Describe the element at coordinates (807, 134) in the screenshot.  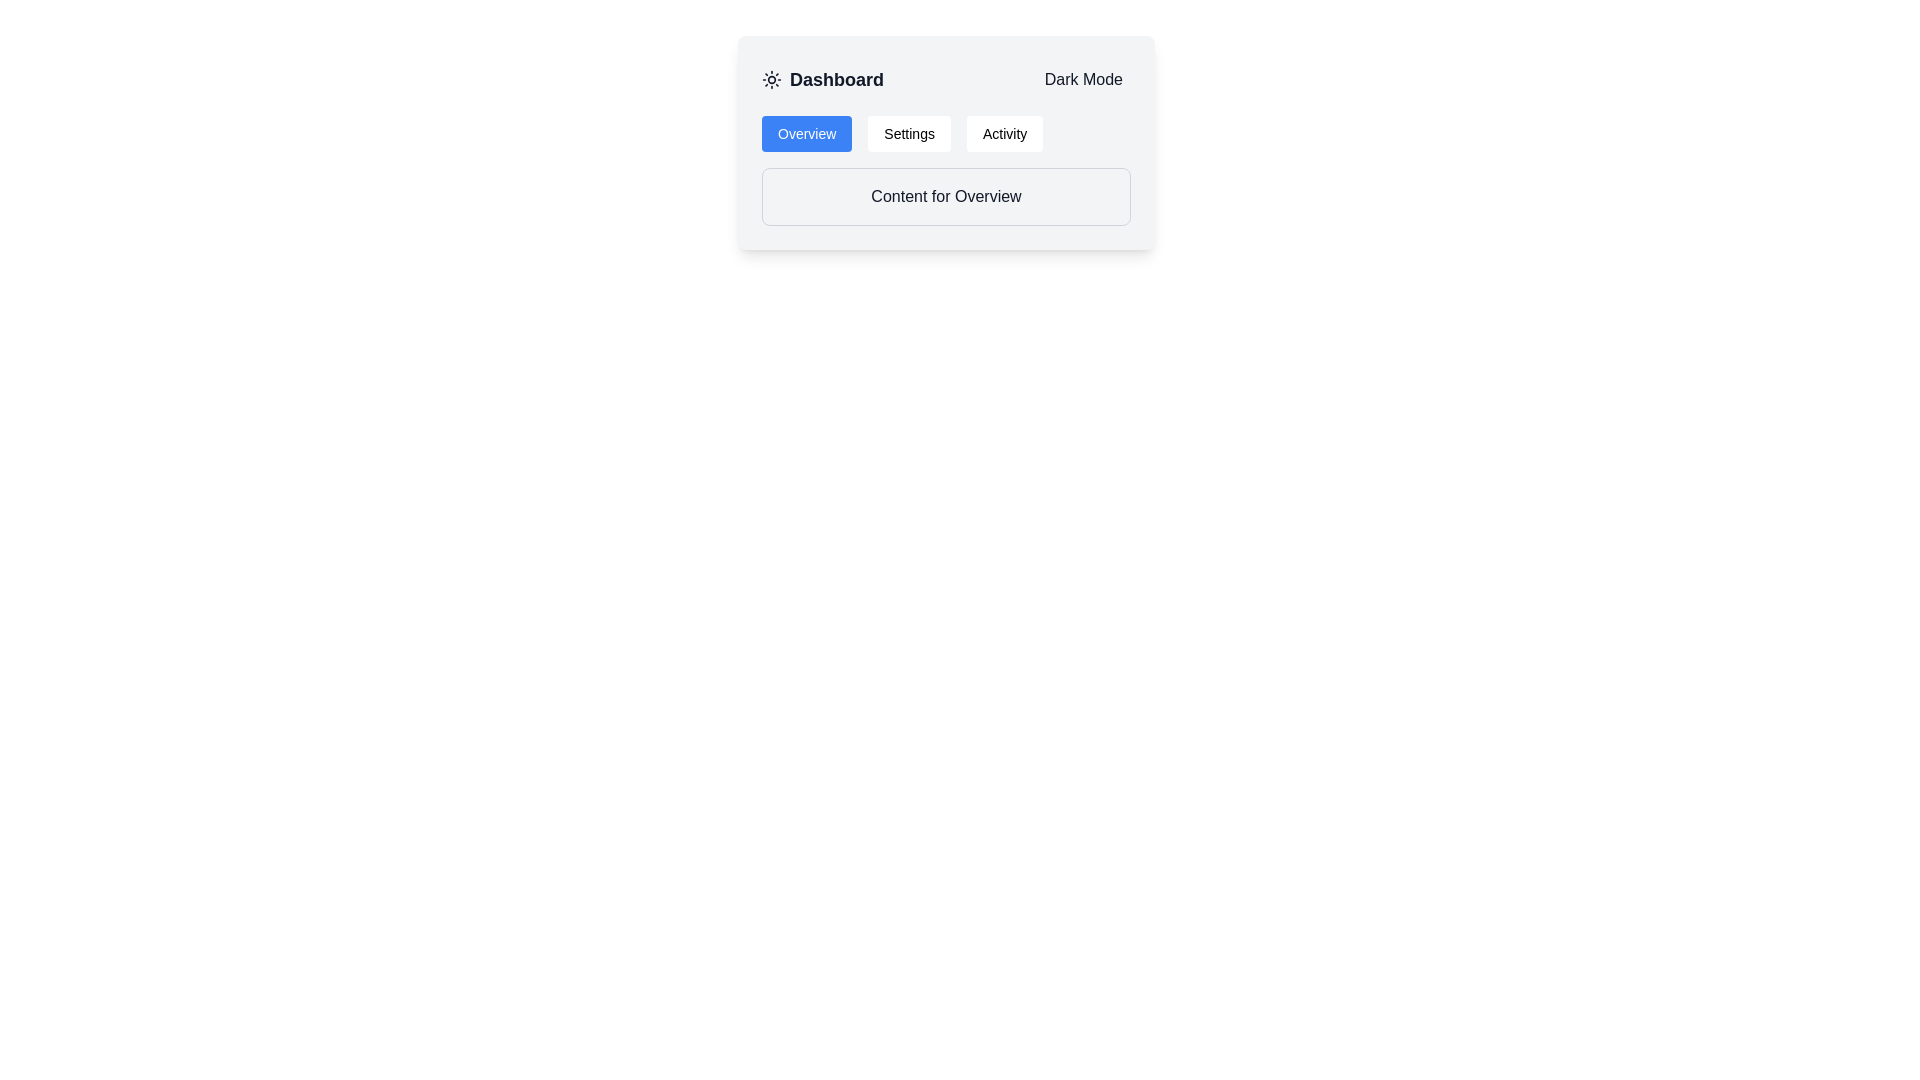
I see `the 'Overview' button` at that location.